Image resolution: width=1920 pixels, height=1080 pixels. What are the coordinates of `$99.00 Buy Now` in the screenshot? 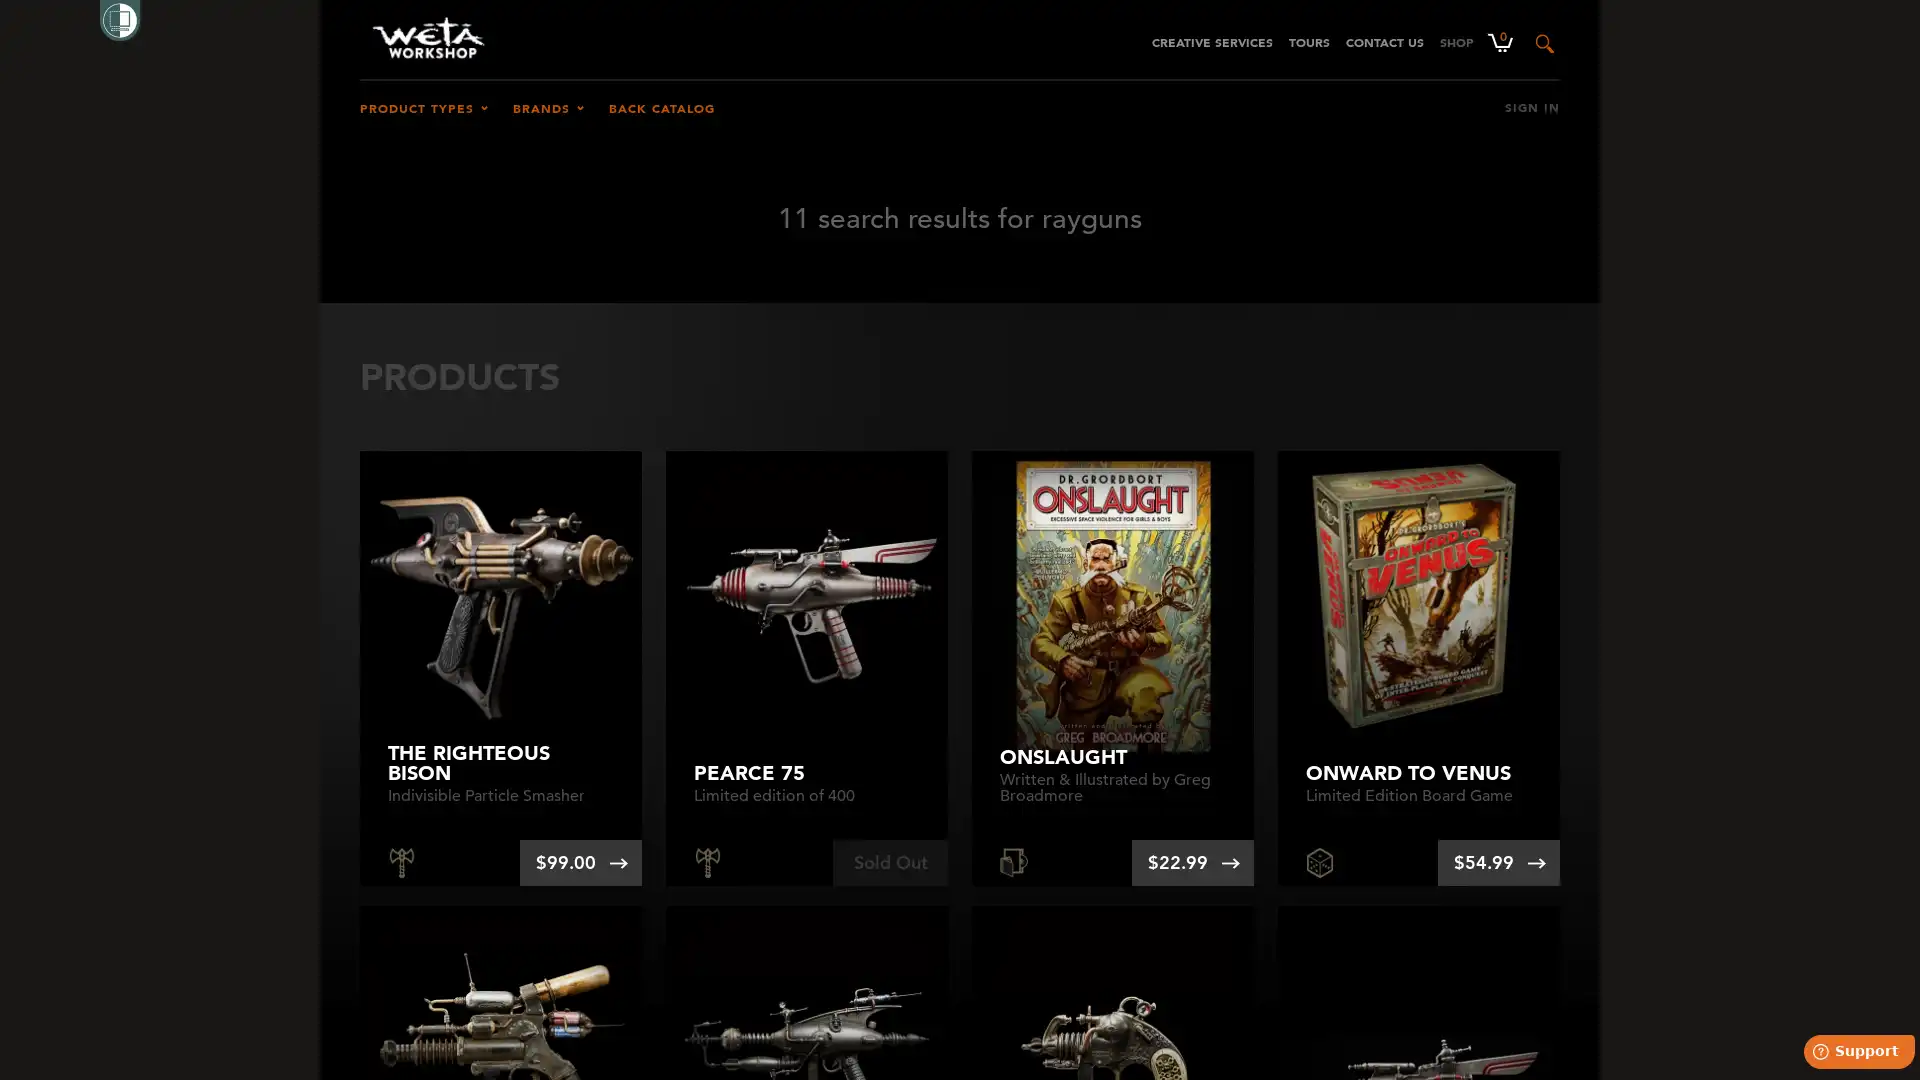 It's located at (579, 862).